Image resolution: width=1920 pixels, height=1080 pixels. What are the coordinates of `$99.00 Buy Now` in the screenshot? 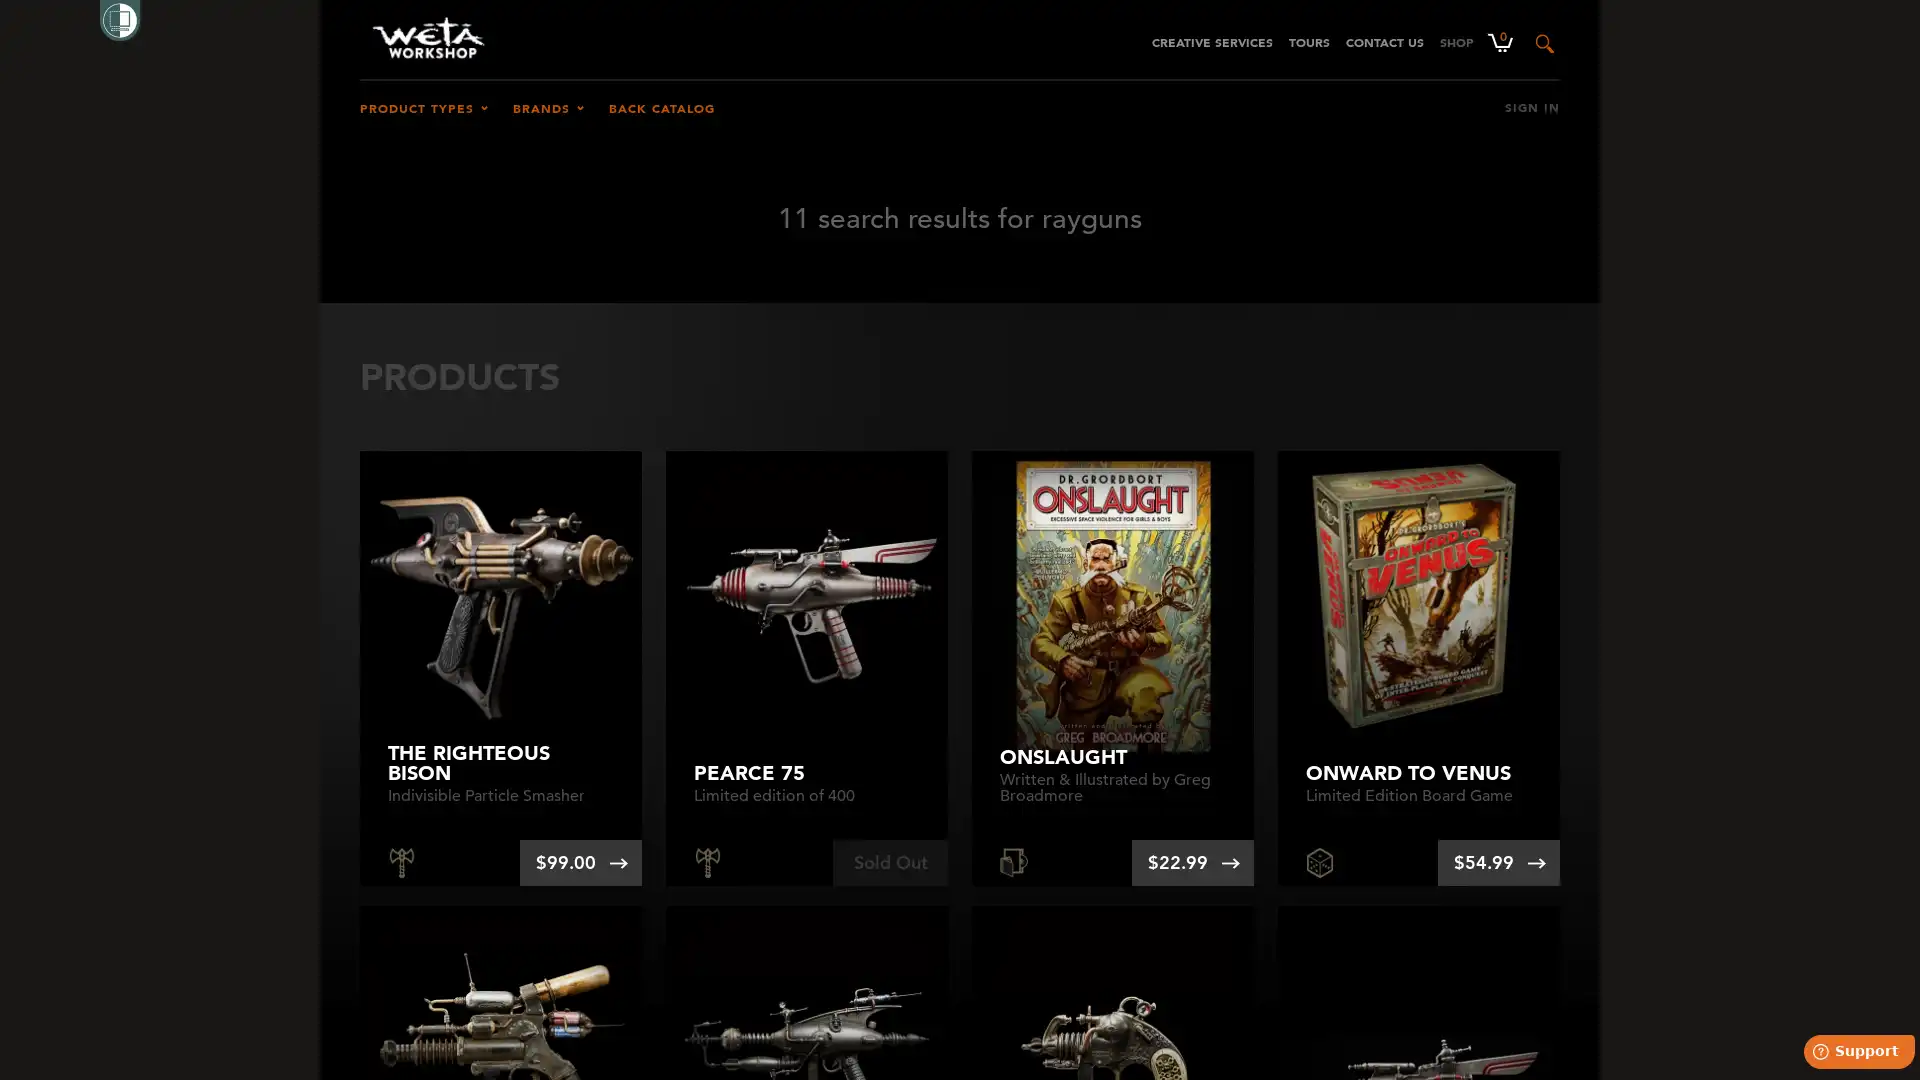 It's located at (579, 862).